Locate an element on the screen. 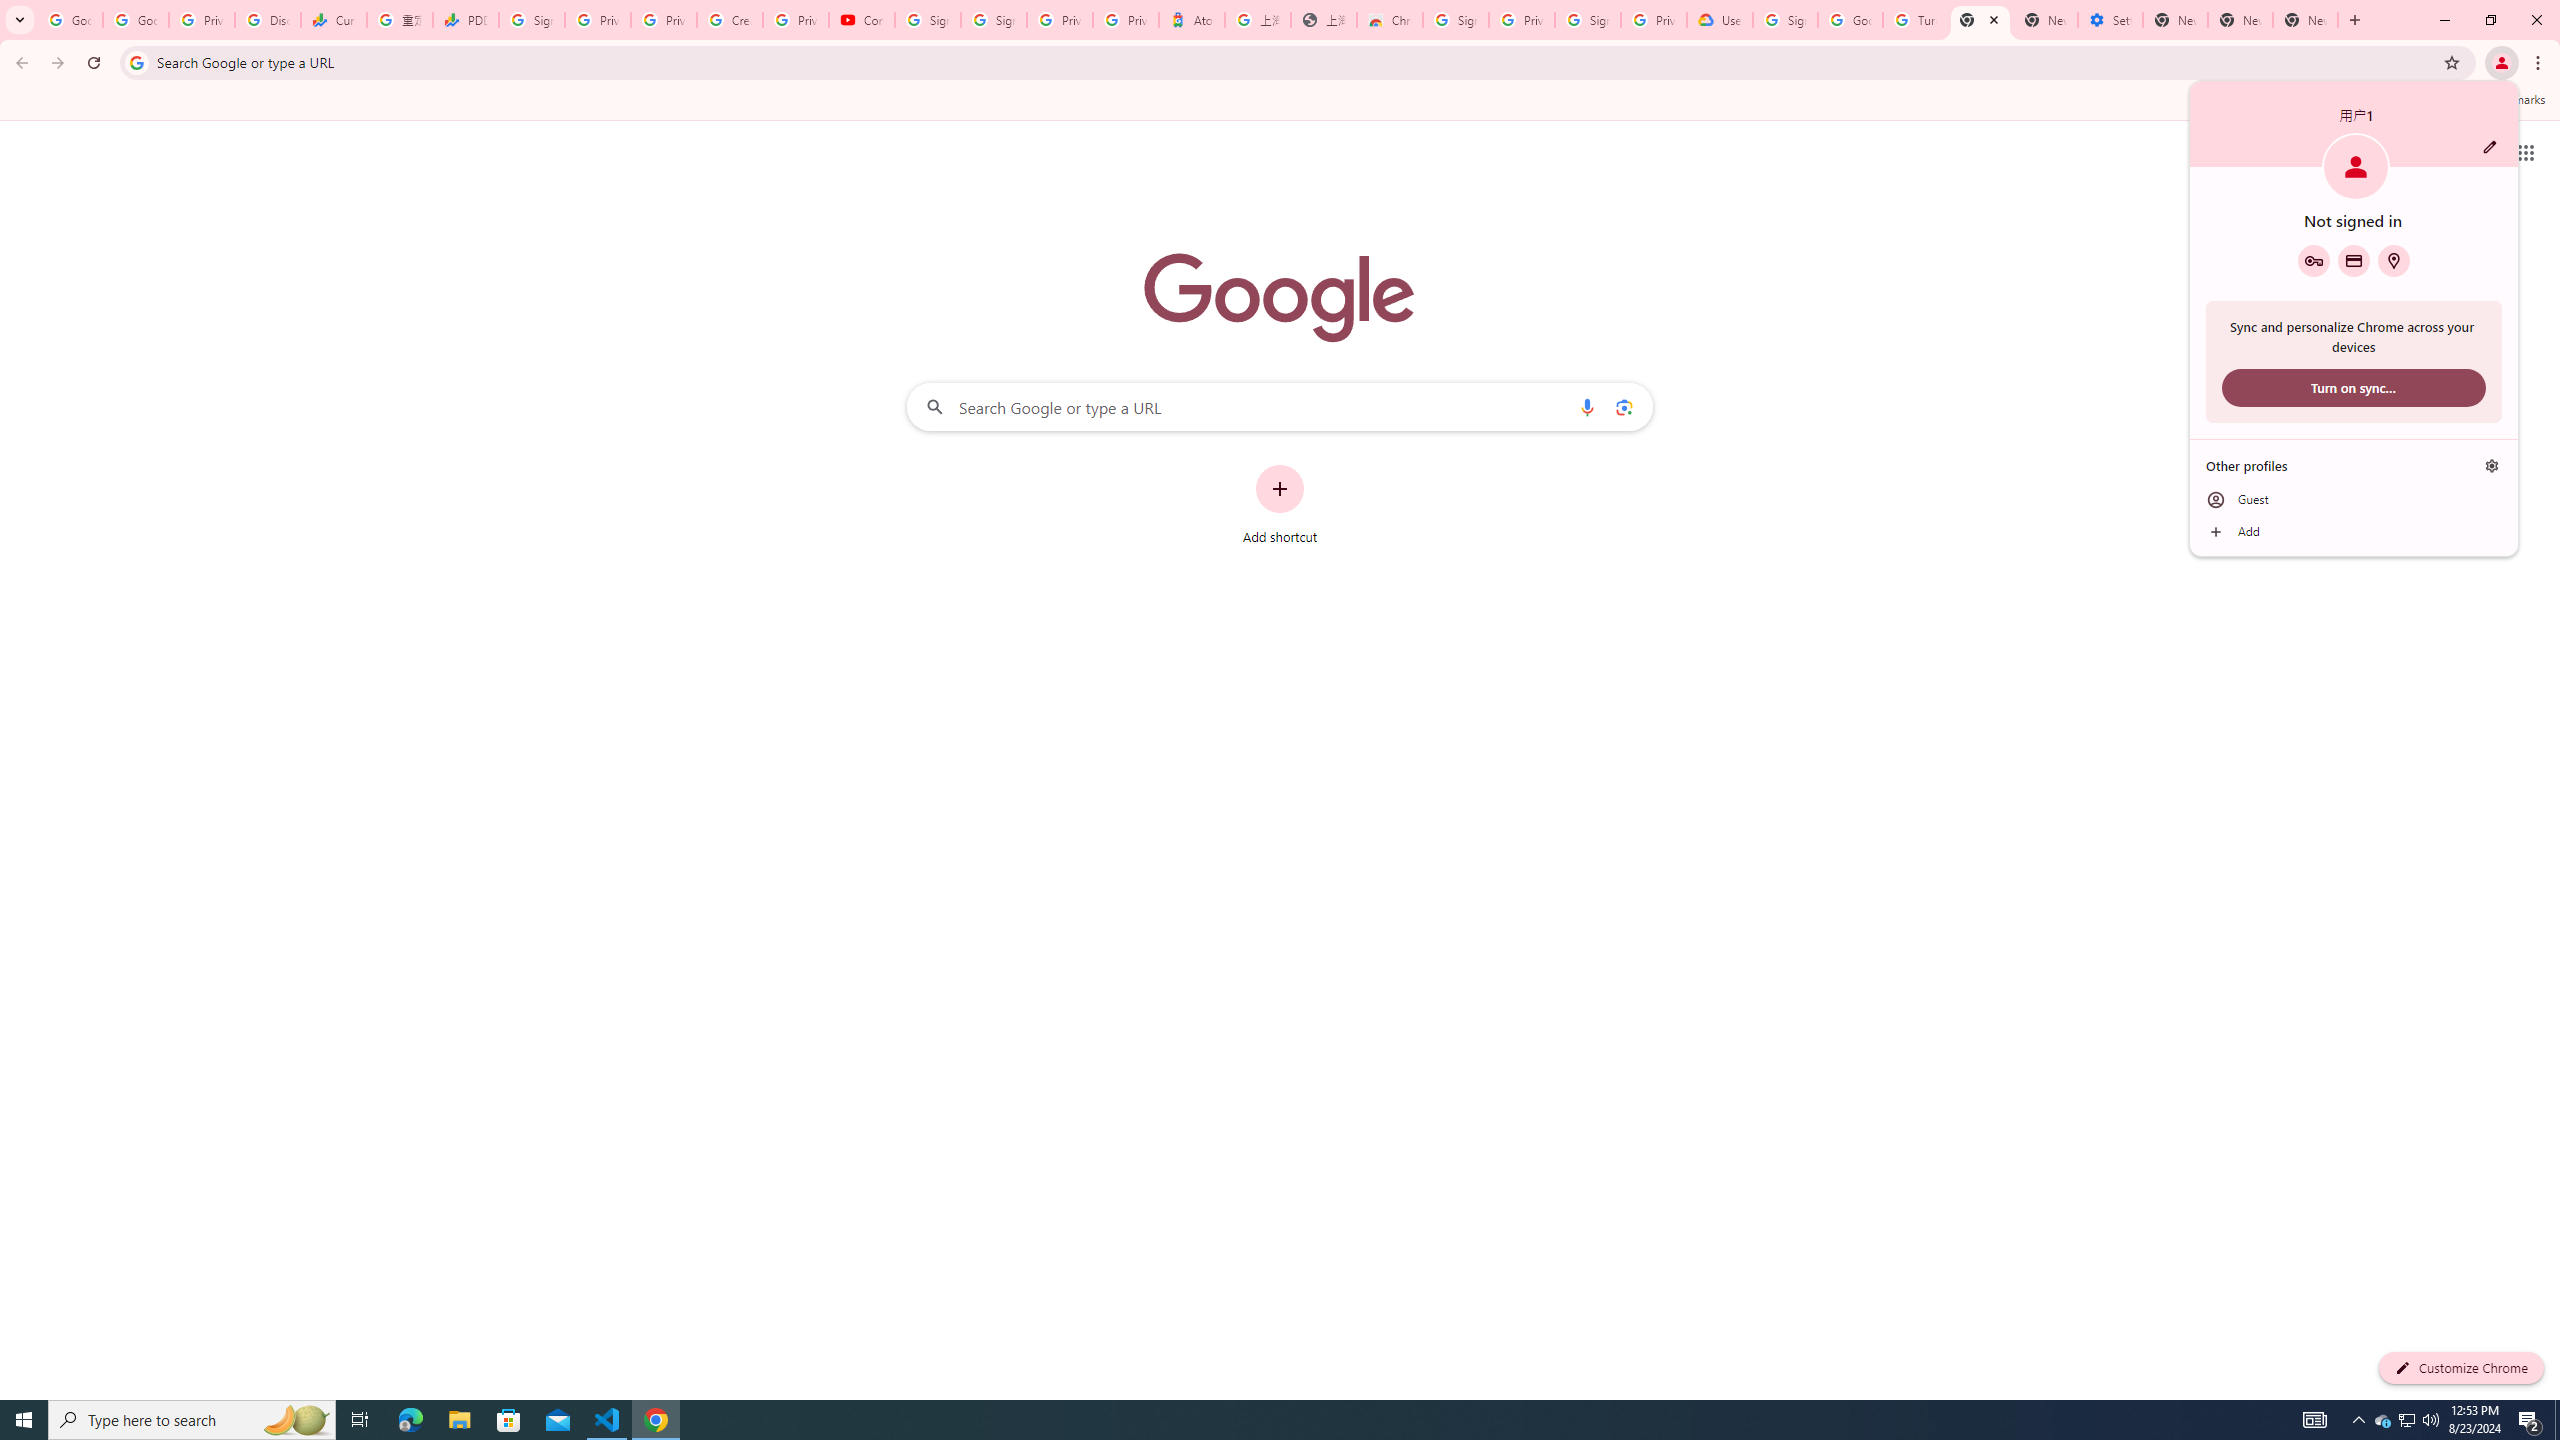 This screenshot has height=1440, width=2560. 'Add' is located at coordinates (2352, 532).